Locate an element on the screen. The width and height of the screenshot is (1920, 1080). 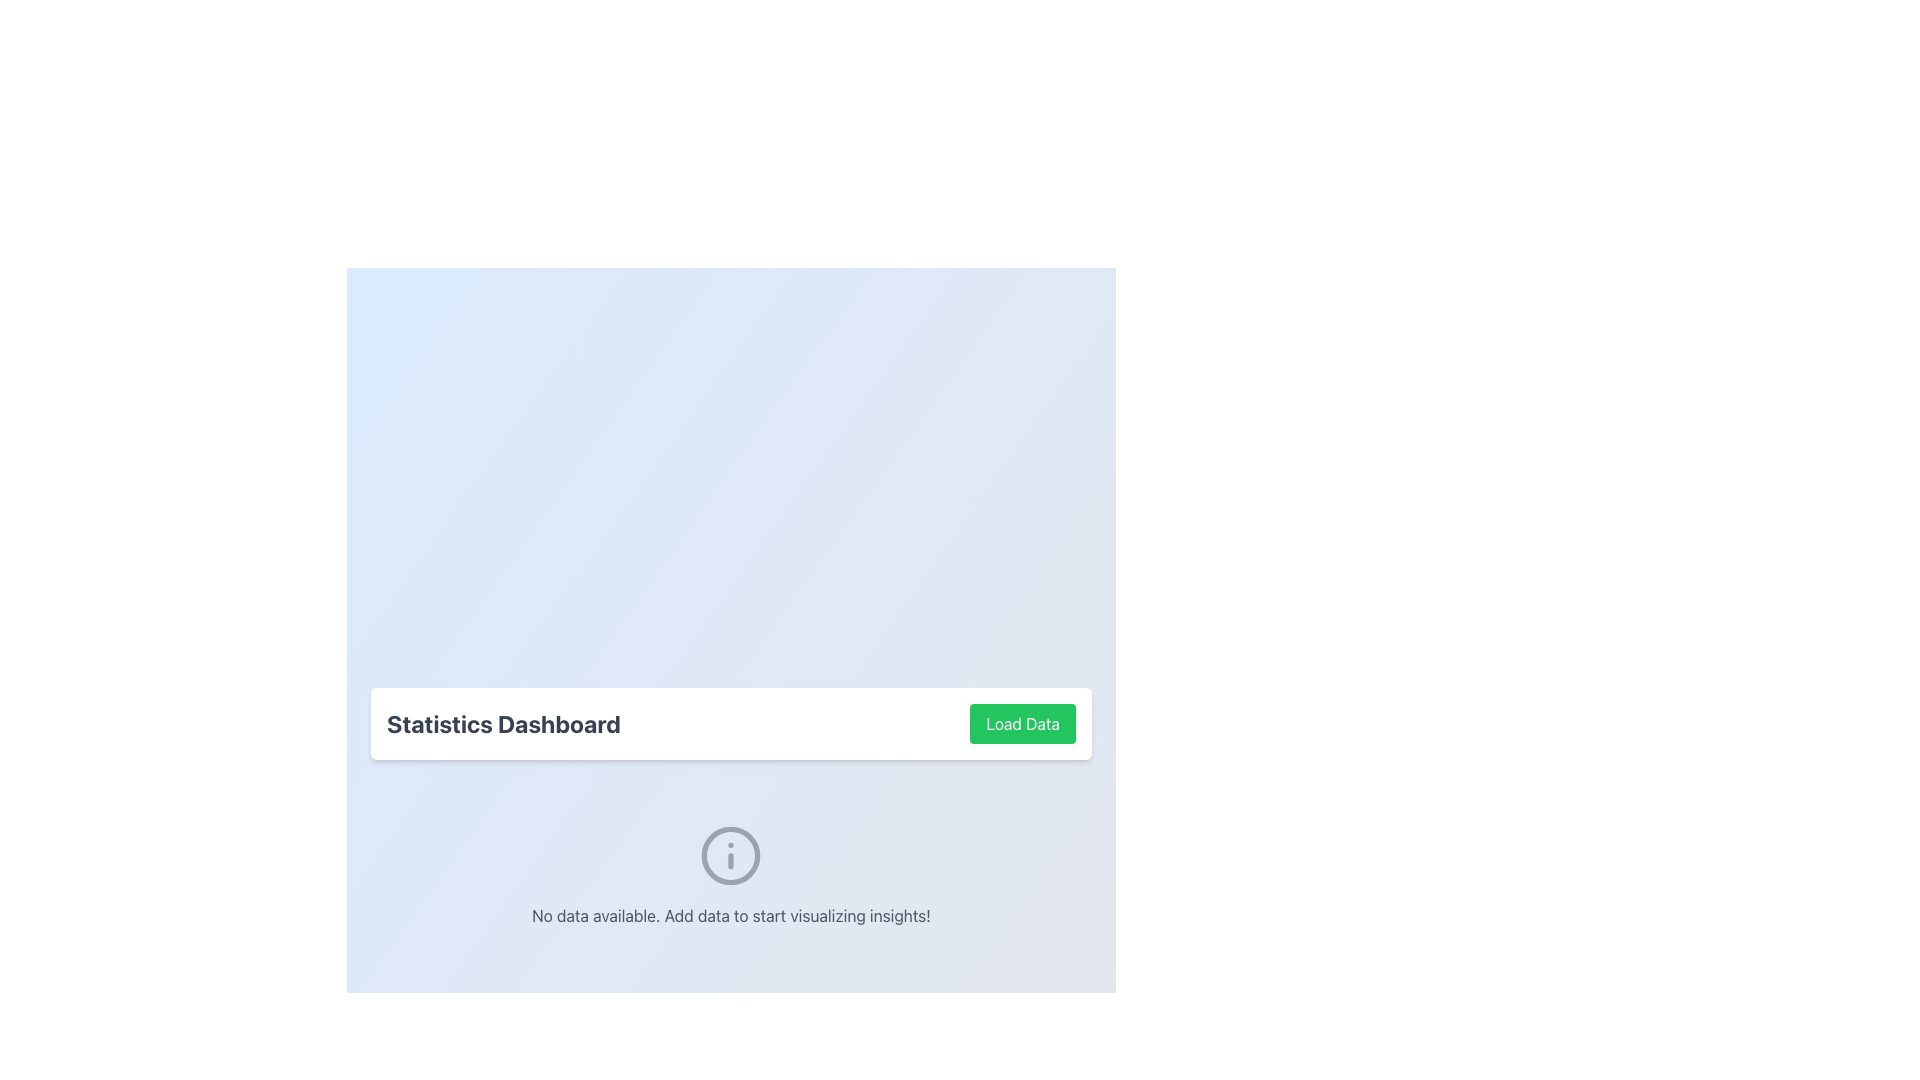
the circular gray-bordered icon with an 'i' in the center, located below the 'Statistics Dashboard' title and 'Load Data' button is located at coordinates (730, 855).